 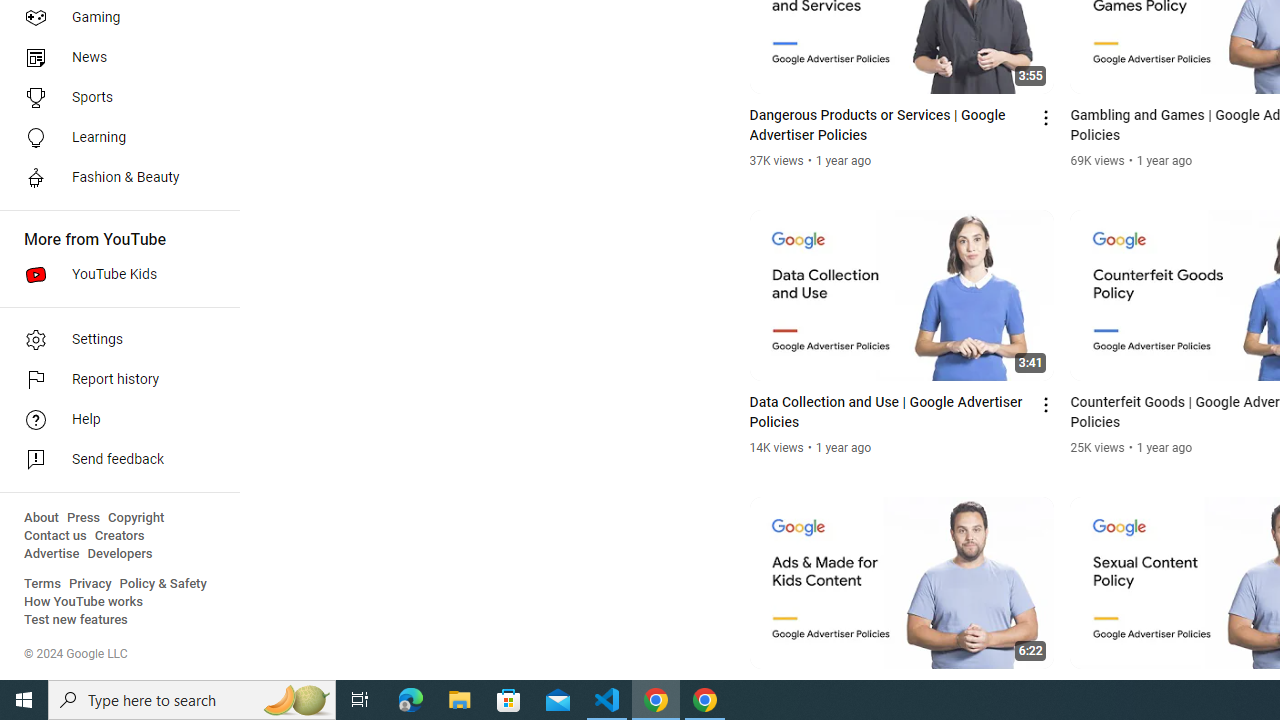 What do you see at coordinates (112, 176) in the screenshot?
I see `'Fashion & Beauty'` at bounding box center [112, 176].